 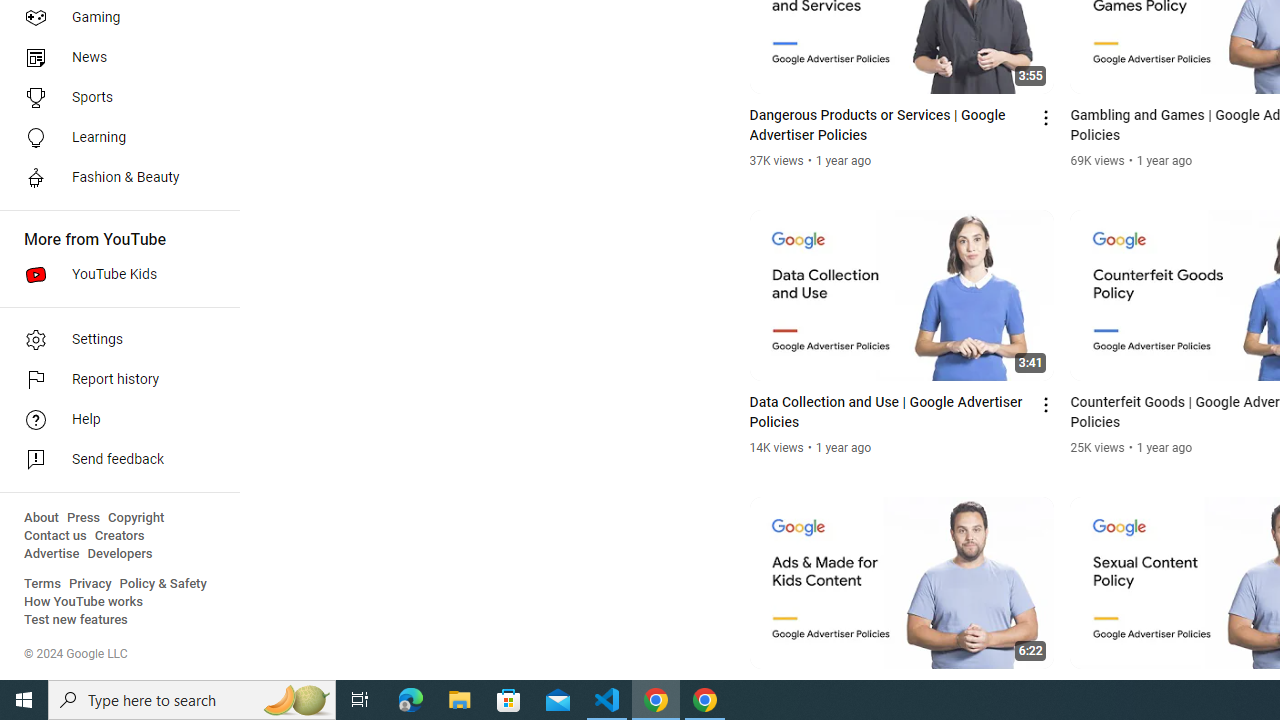 What do you see at coordinates (112, 176) in the screenshot?
I see `'Fashion & Beauty'` at bounding box center [112, 176].